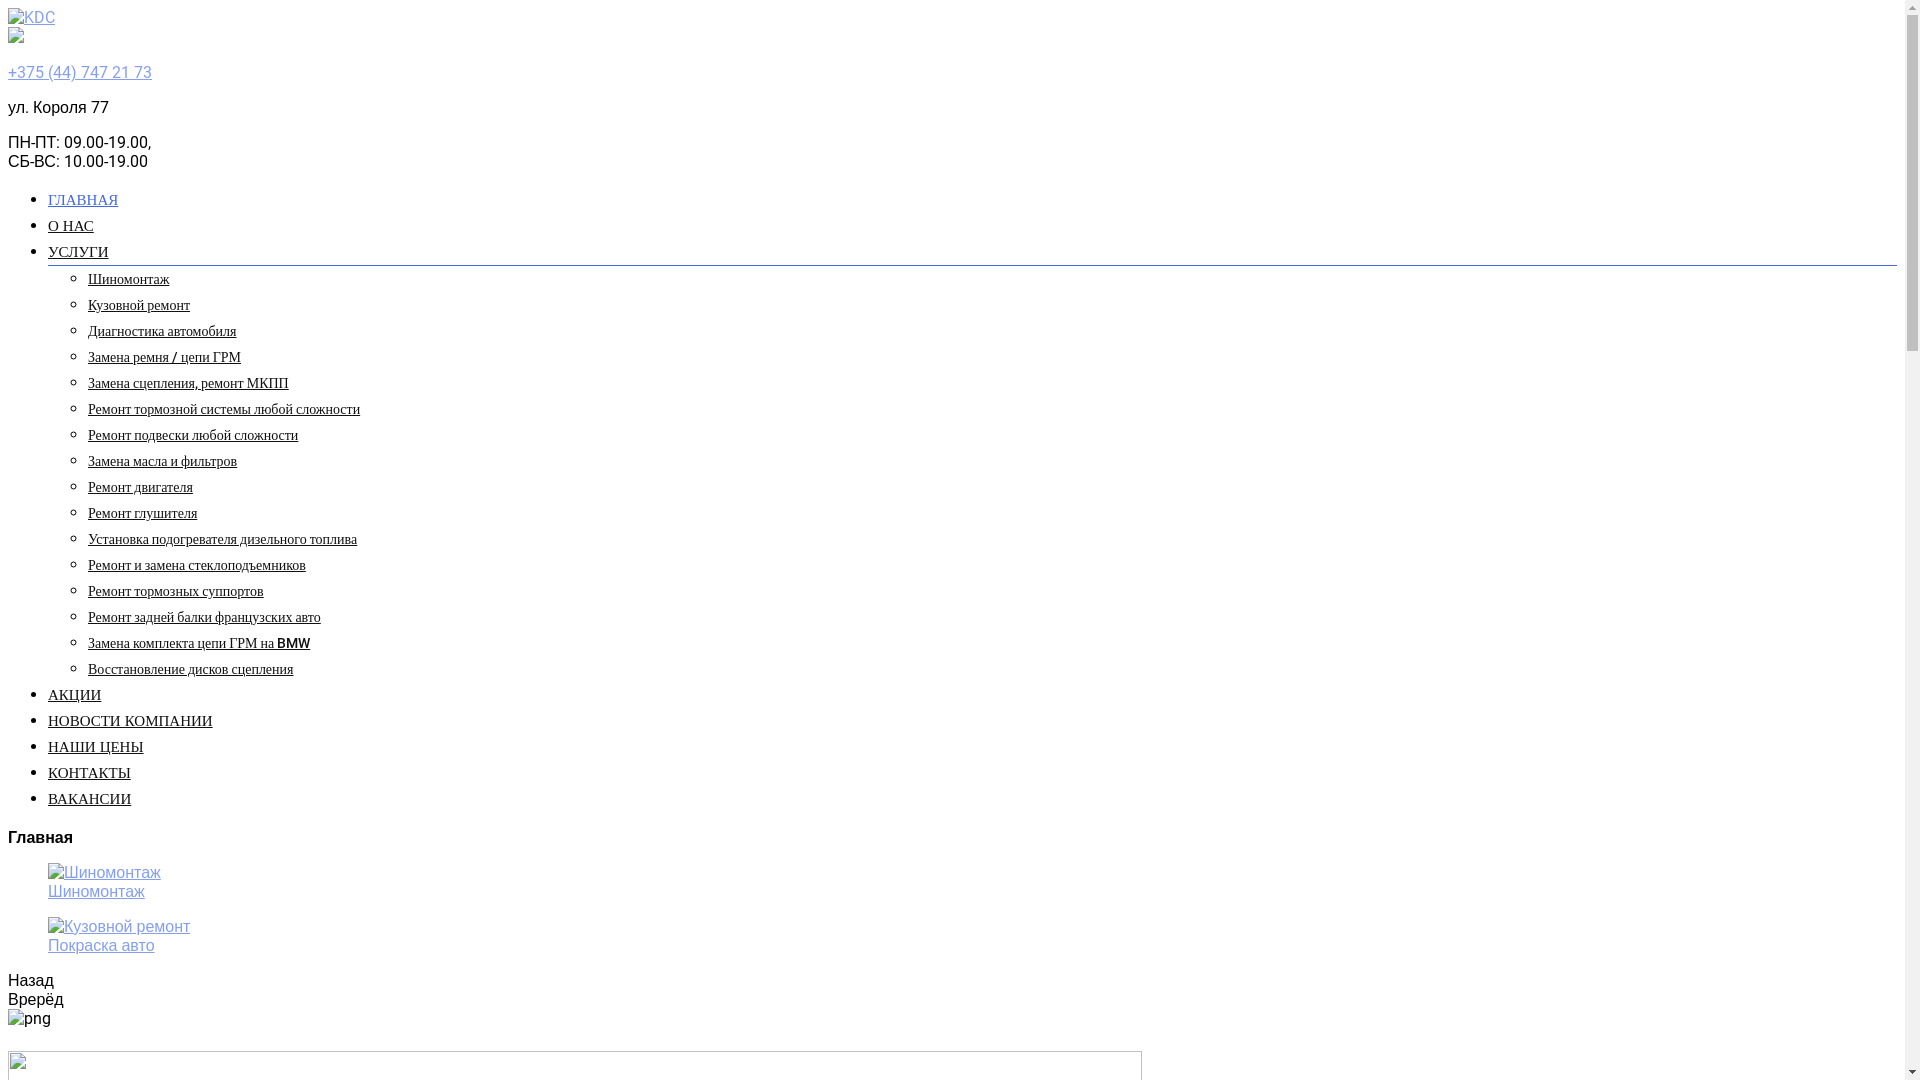 Image resolution: width=1920 pixels, height=1080 pixels. What do you see at coordinates (80, 71) in the screenshot?
I see `'+375 (44) 747 21 73'` at bounding box center [80, 71].